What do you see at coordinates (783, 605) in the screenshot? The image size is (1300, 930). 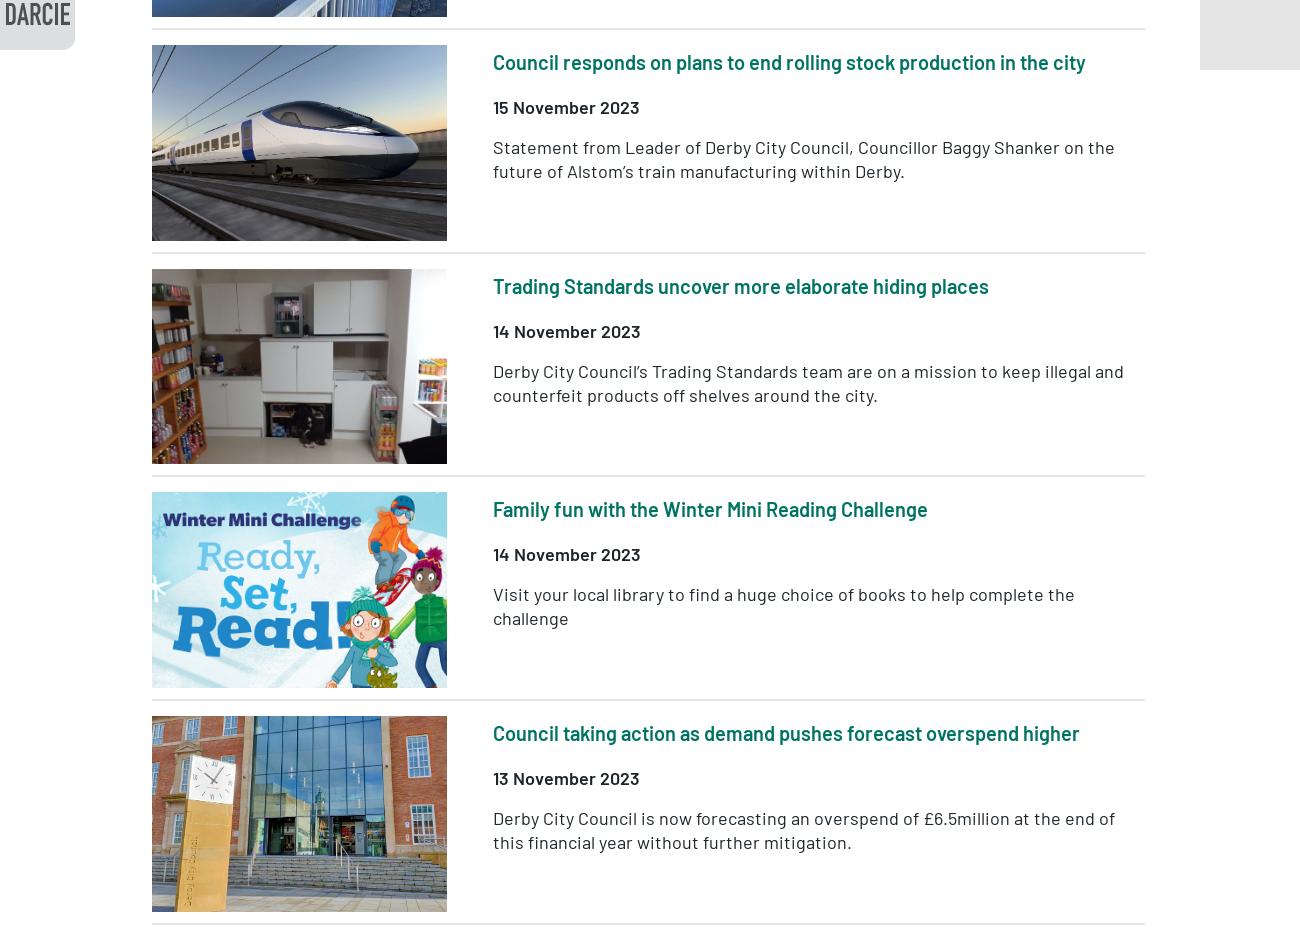 I see `'Visit your local library to find a huge choice of books to help complete the challenge'` at bounding box center [783, 605].